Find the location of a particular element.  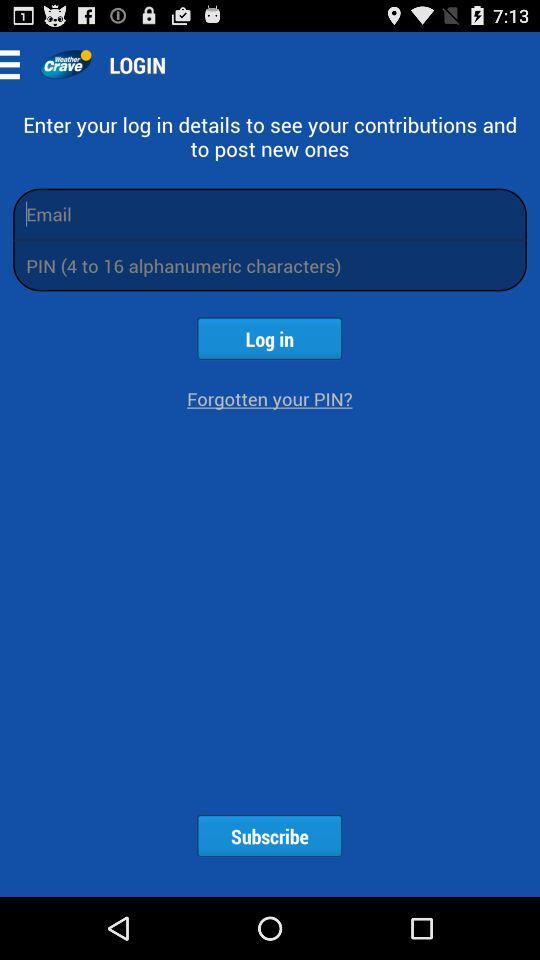

the forgotten your pin? app is located at coordinates (269, 397).